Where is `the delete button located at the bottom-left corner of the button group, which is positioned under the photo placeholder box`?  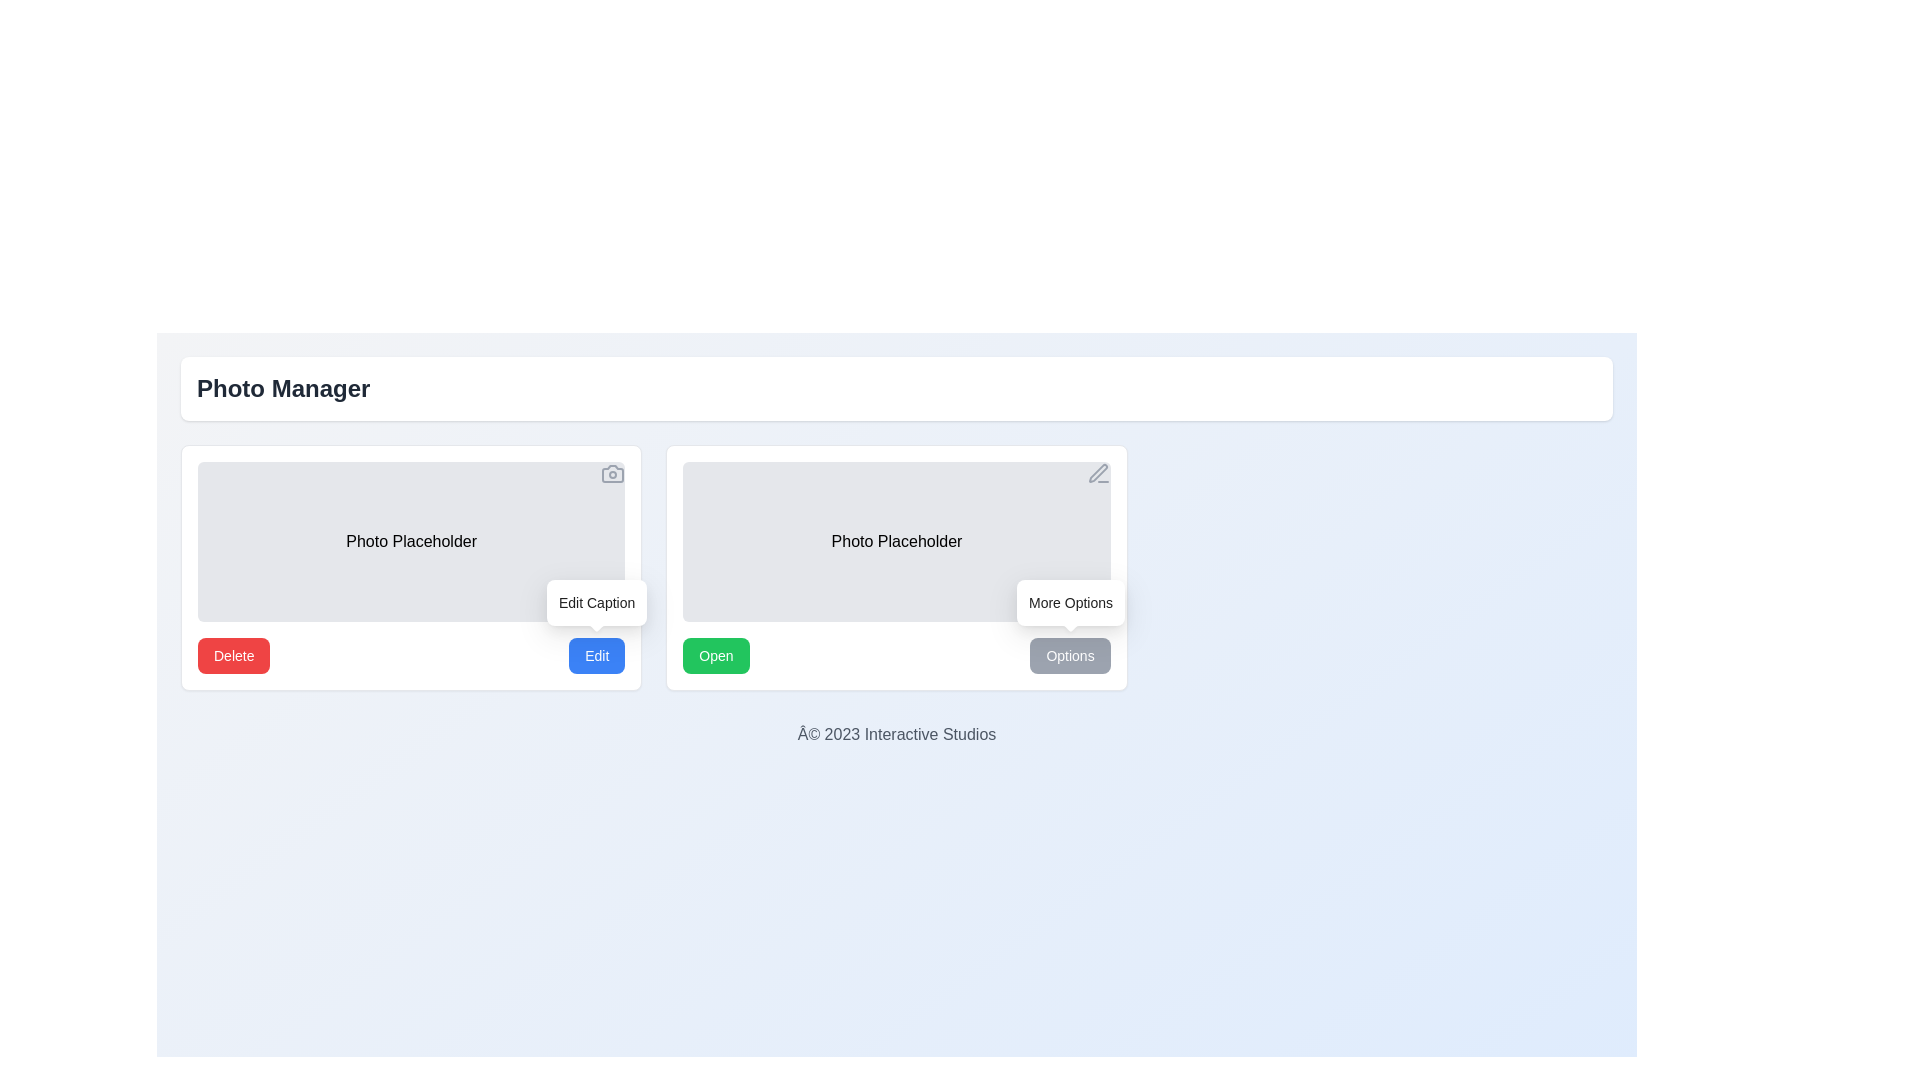
the delete button located at the bottom-left corner of the button group, which is positioned under the photo placeholder box is located at coordinates (234, 655).